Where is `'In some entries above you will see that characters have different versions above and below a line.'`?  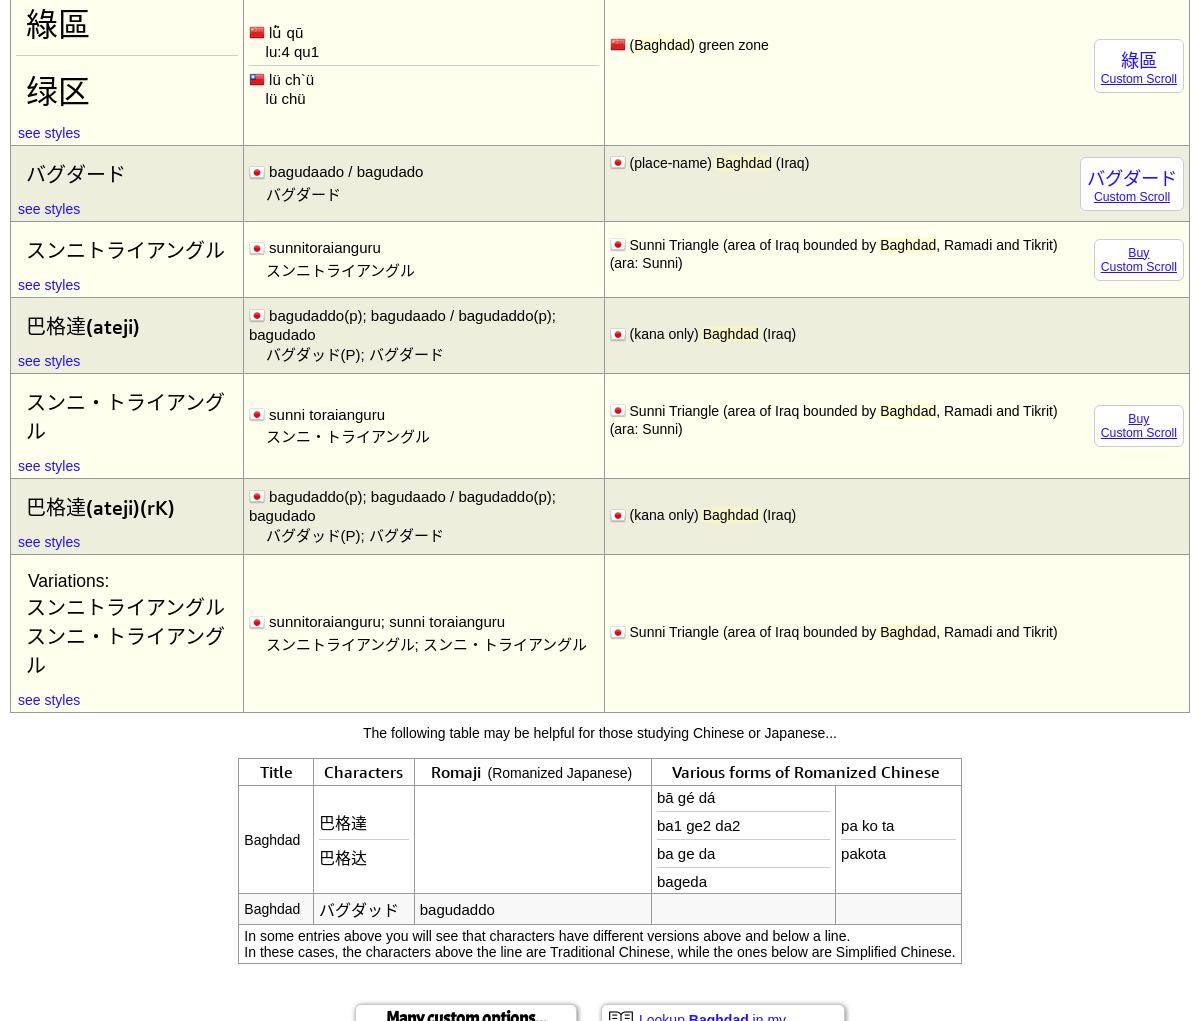 'In some entries above you will see that characters have different versions above and below a line.' is located at coordinates (242, 935).